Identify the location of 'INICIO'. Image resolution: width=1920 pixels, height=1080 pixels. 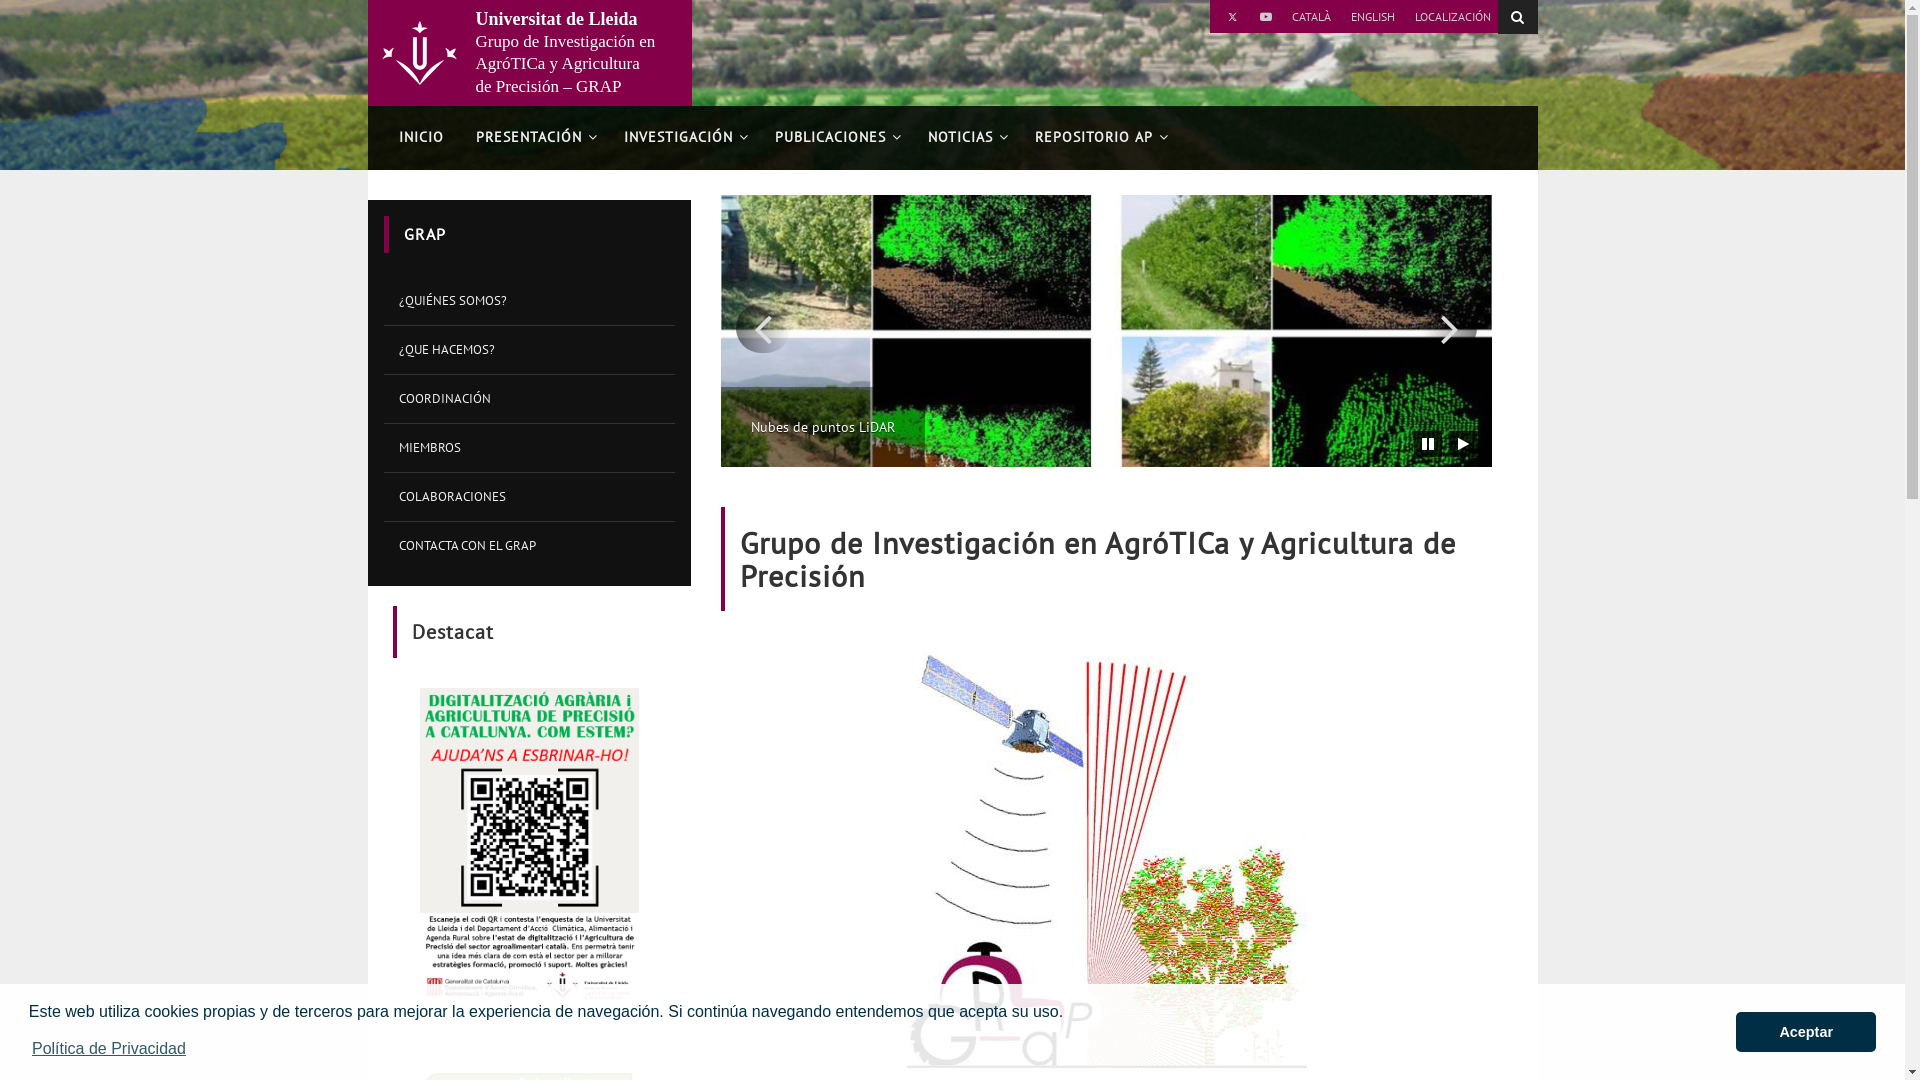
(419, 137).